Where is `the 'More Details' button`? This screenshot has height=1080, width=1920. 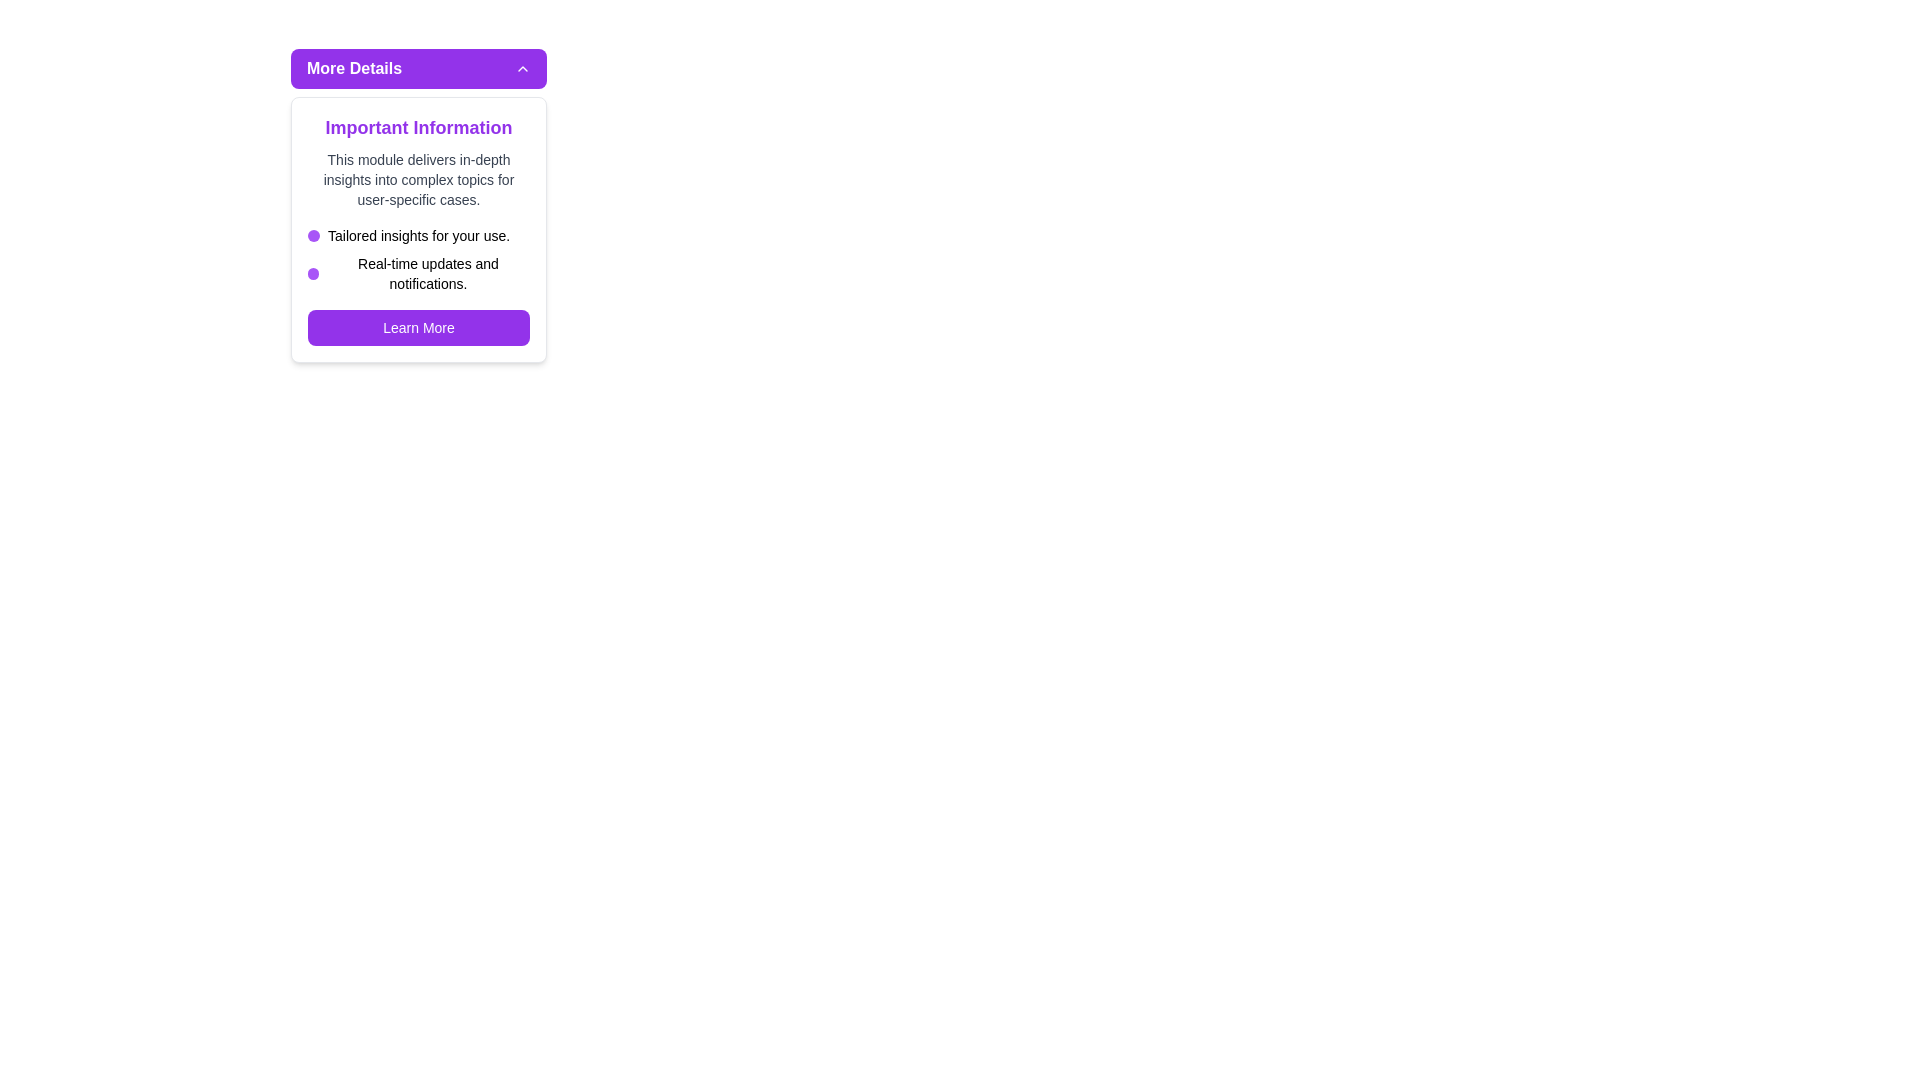 the 'More Details' button is located at coordinates (417, 68).